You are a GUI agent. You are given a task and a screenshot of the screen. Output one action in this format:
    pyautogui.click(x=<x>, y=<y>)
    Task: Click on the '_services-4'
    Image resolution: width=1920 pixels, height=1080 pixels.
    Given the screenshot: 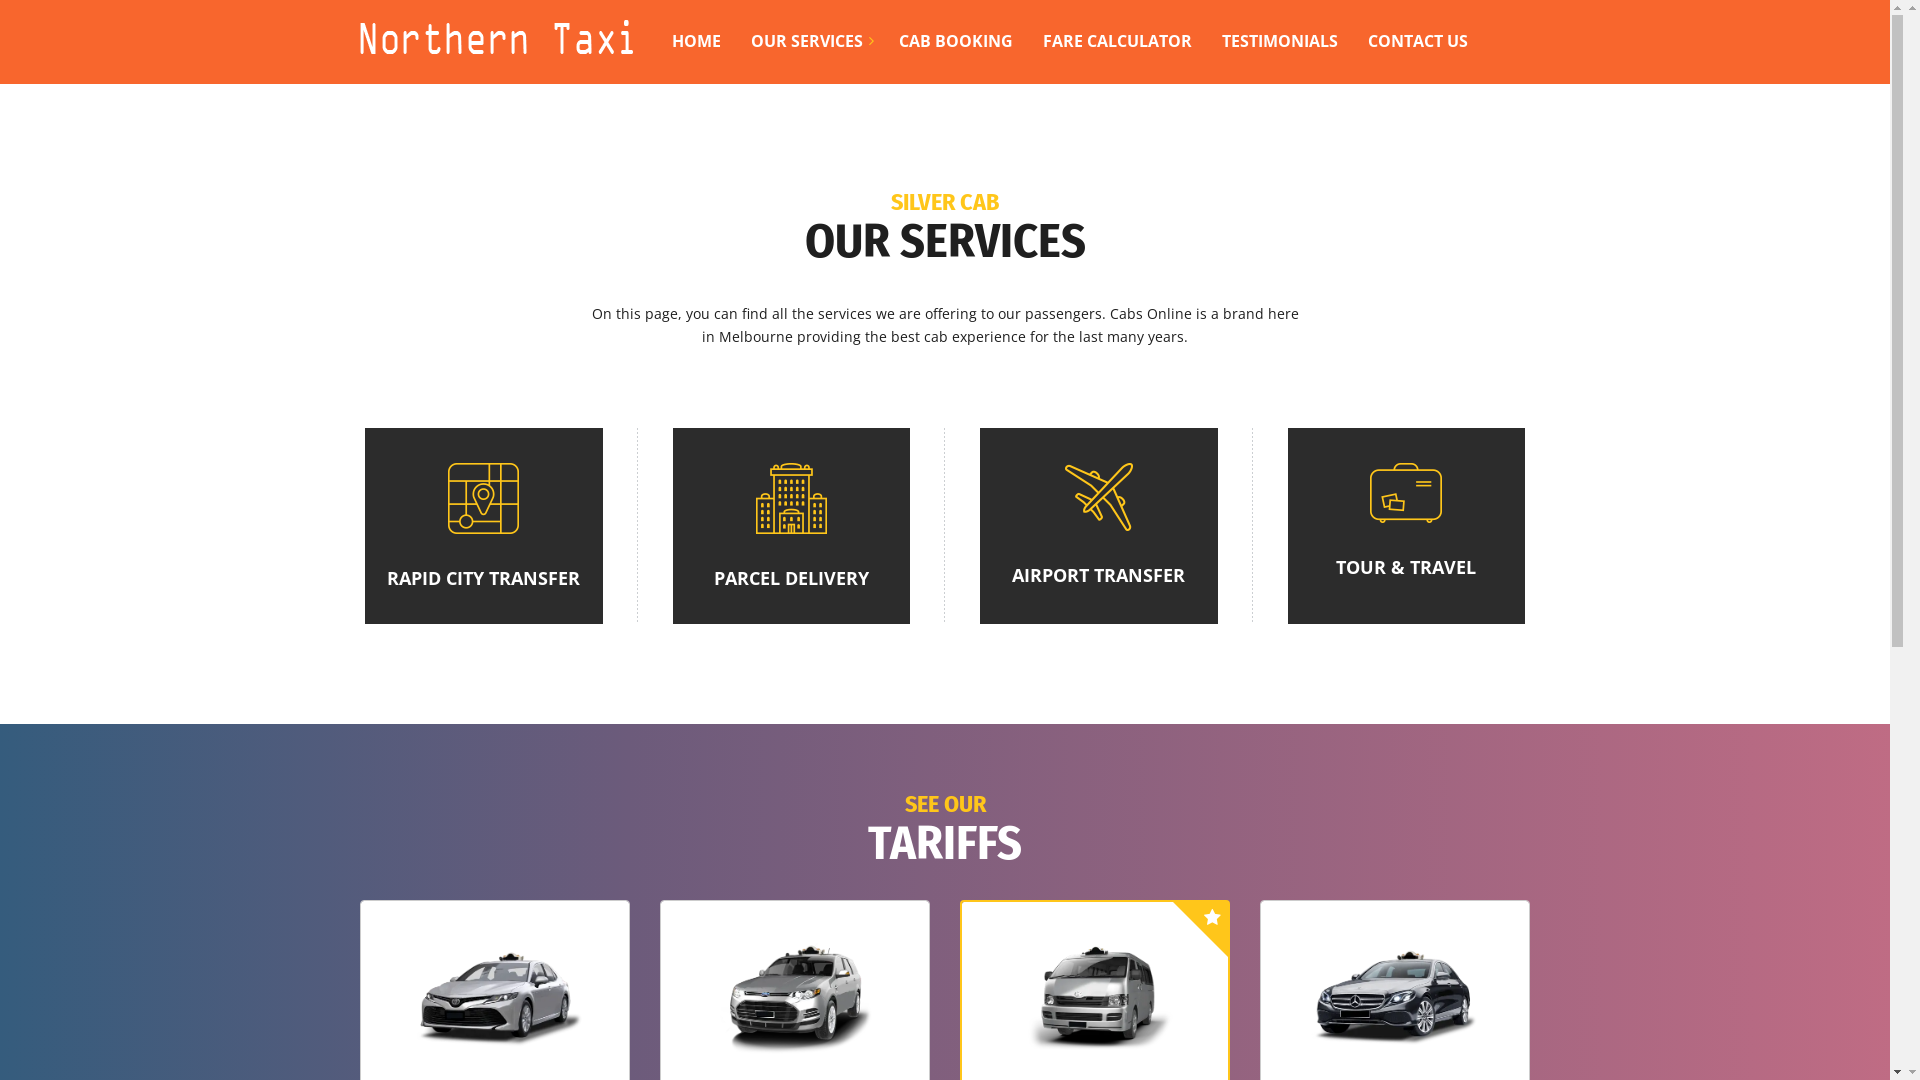 What is the action you would take?
    pyautogui.click(x=1405, y=493)
    